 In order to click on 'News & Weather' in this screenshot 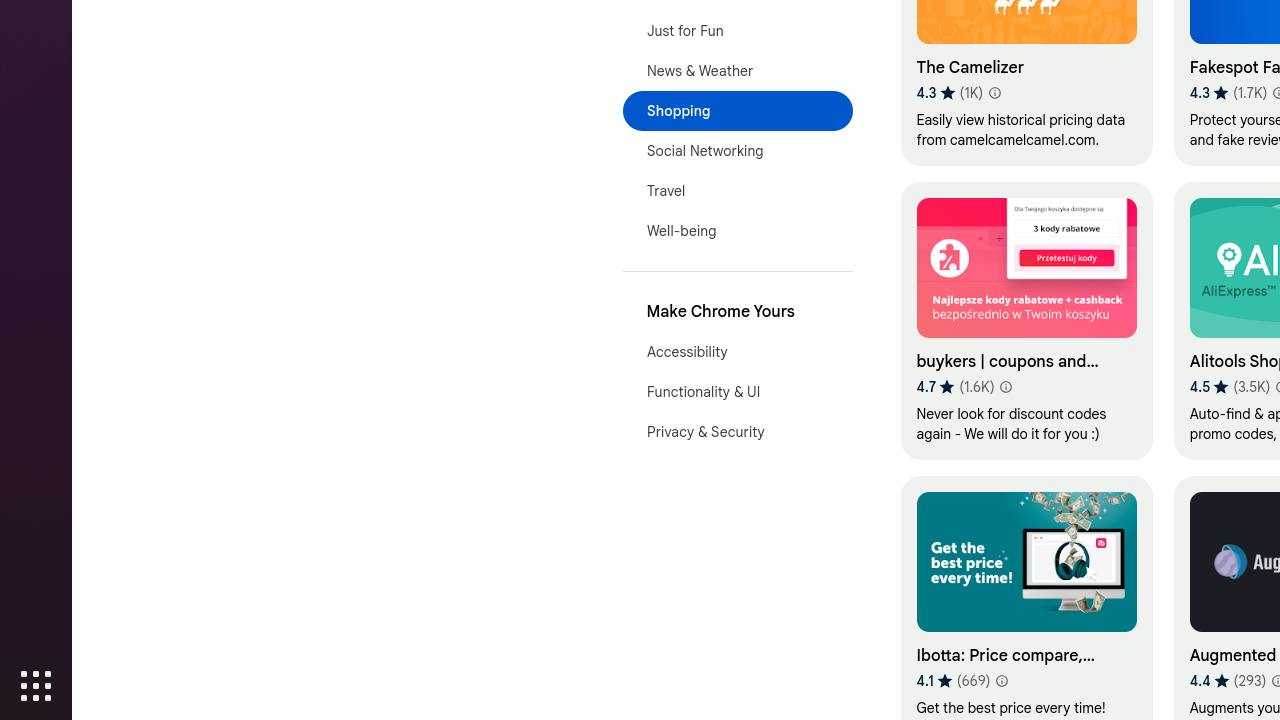, I will do `click(736, 69)`.